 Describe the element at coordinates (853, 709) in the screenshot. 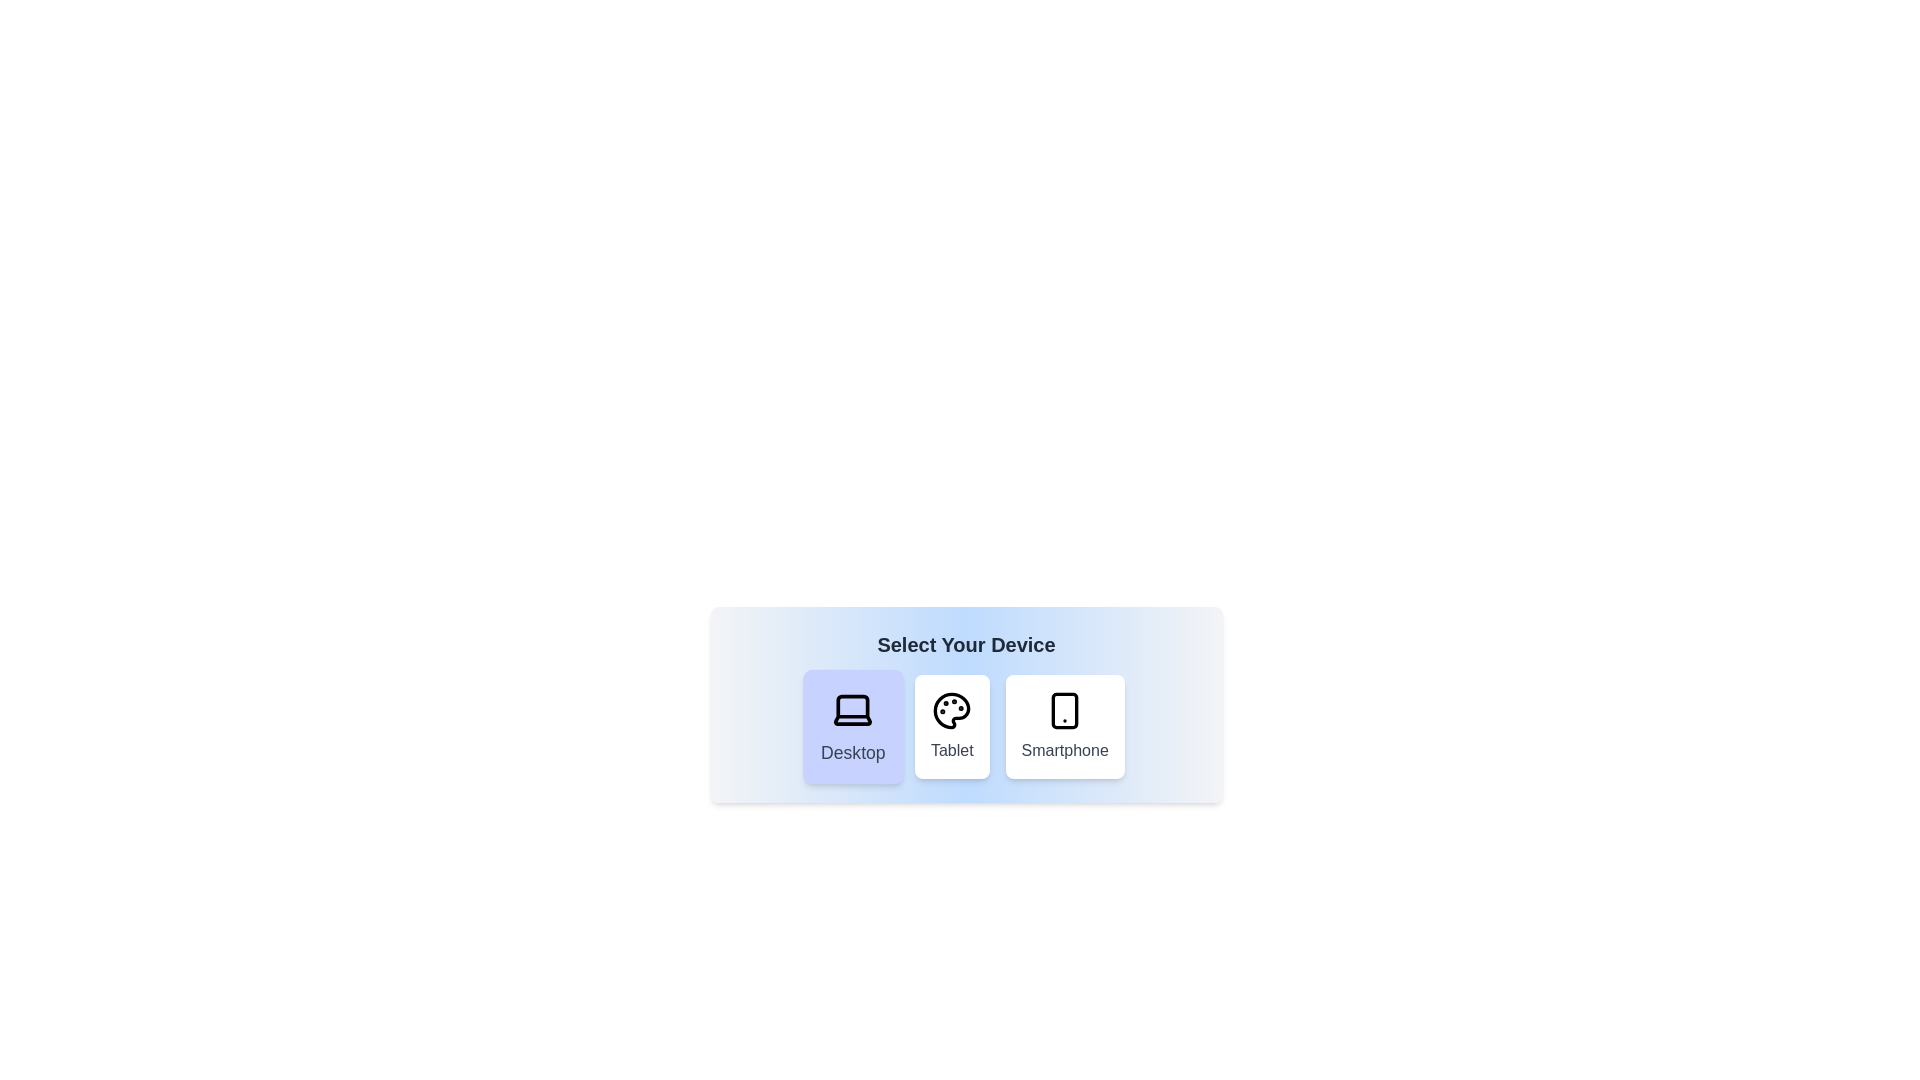

I see `the SVG laptop icon within the 'Desktop' button located under the 'Select Your Device' heading` at that location.